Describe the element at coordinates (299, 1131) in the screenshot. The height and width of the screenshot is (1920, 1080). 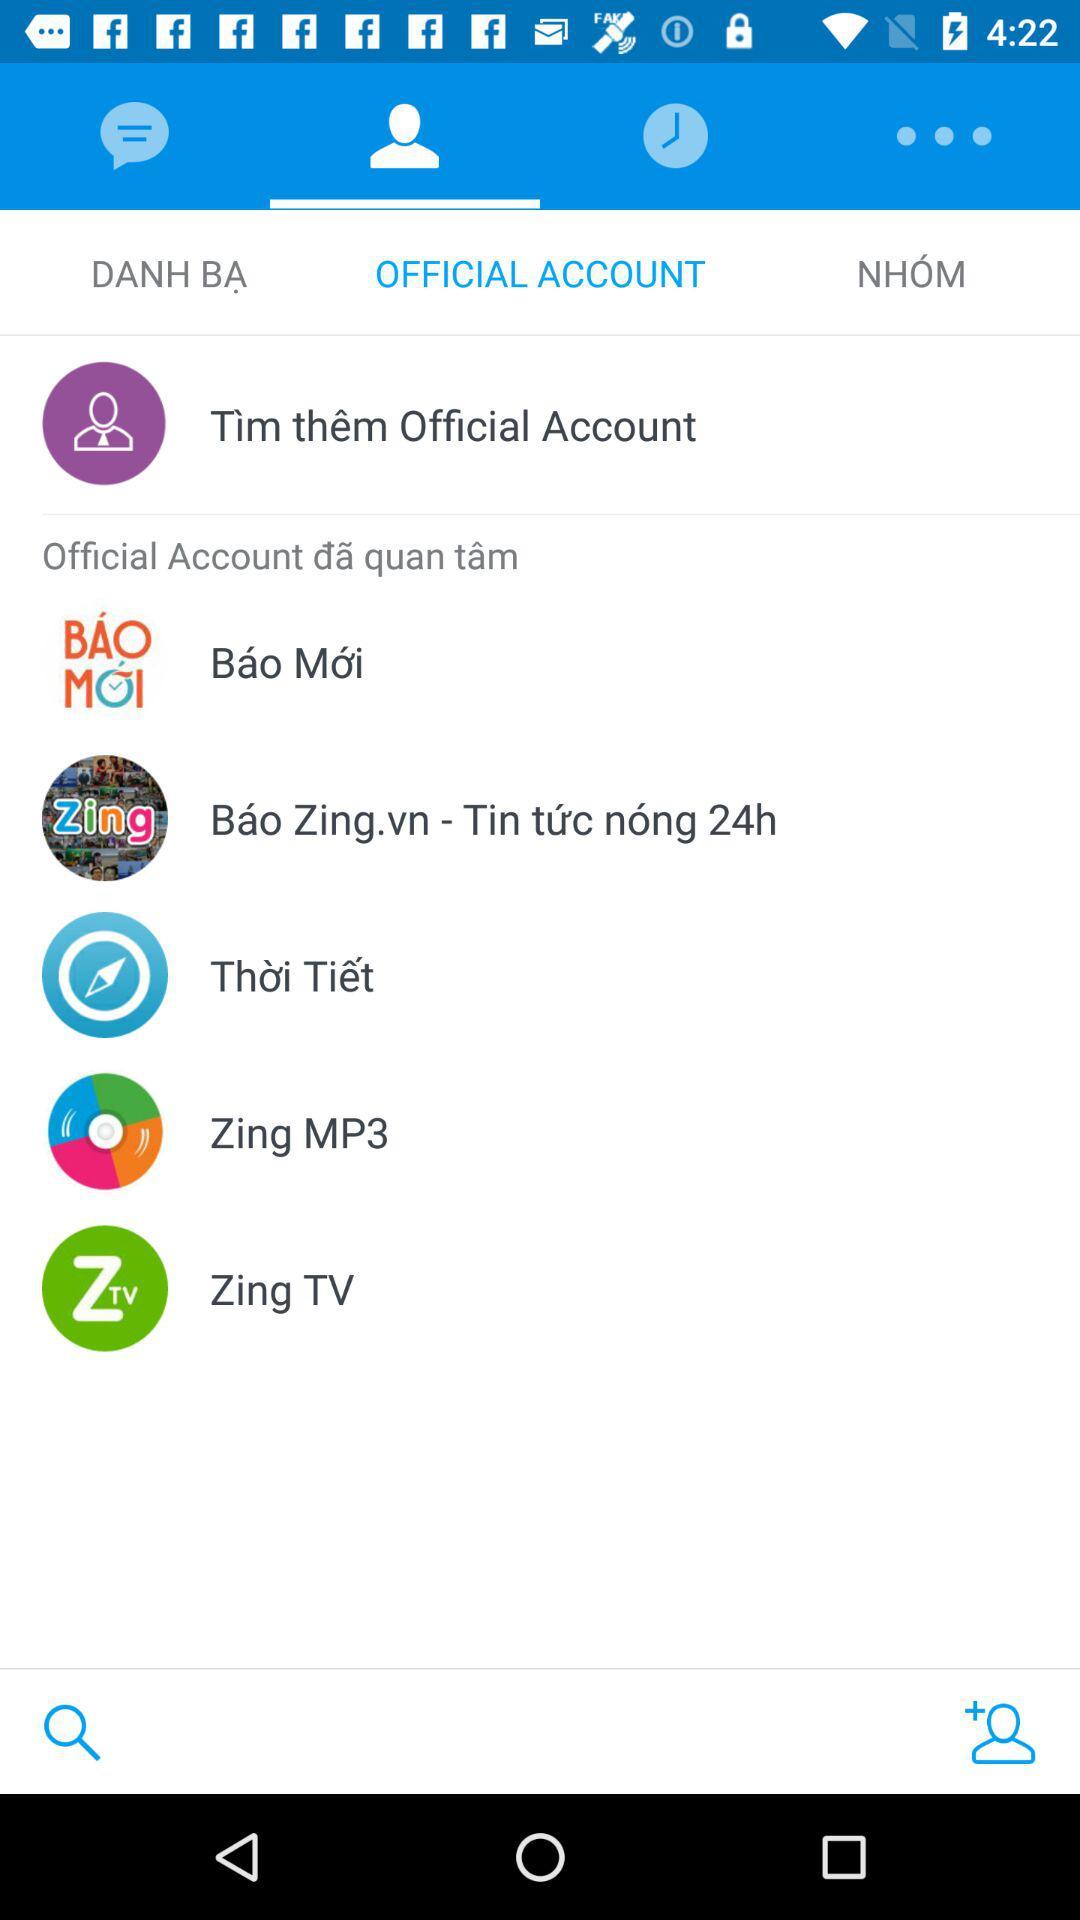
I see `item above the zing tv` at that location.